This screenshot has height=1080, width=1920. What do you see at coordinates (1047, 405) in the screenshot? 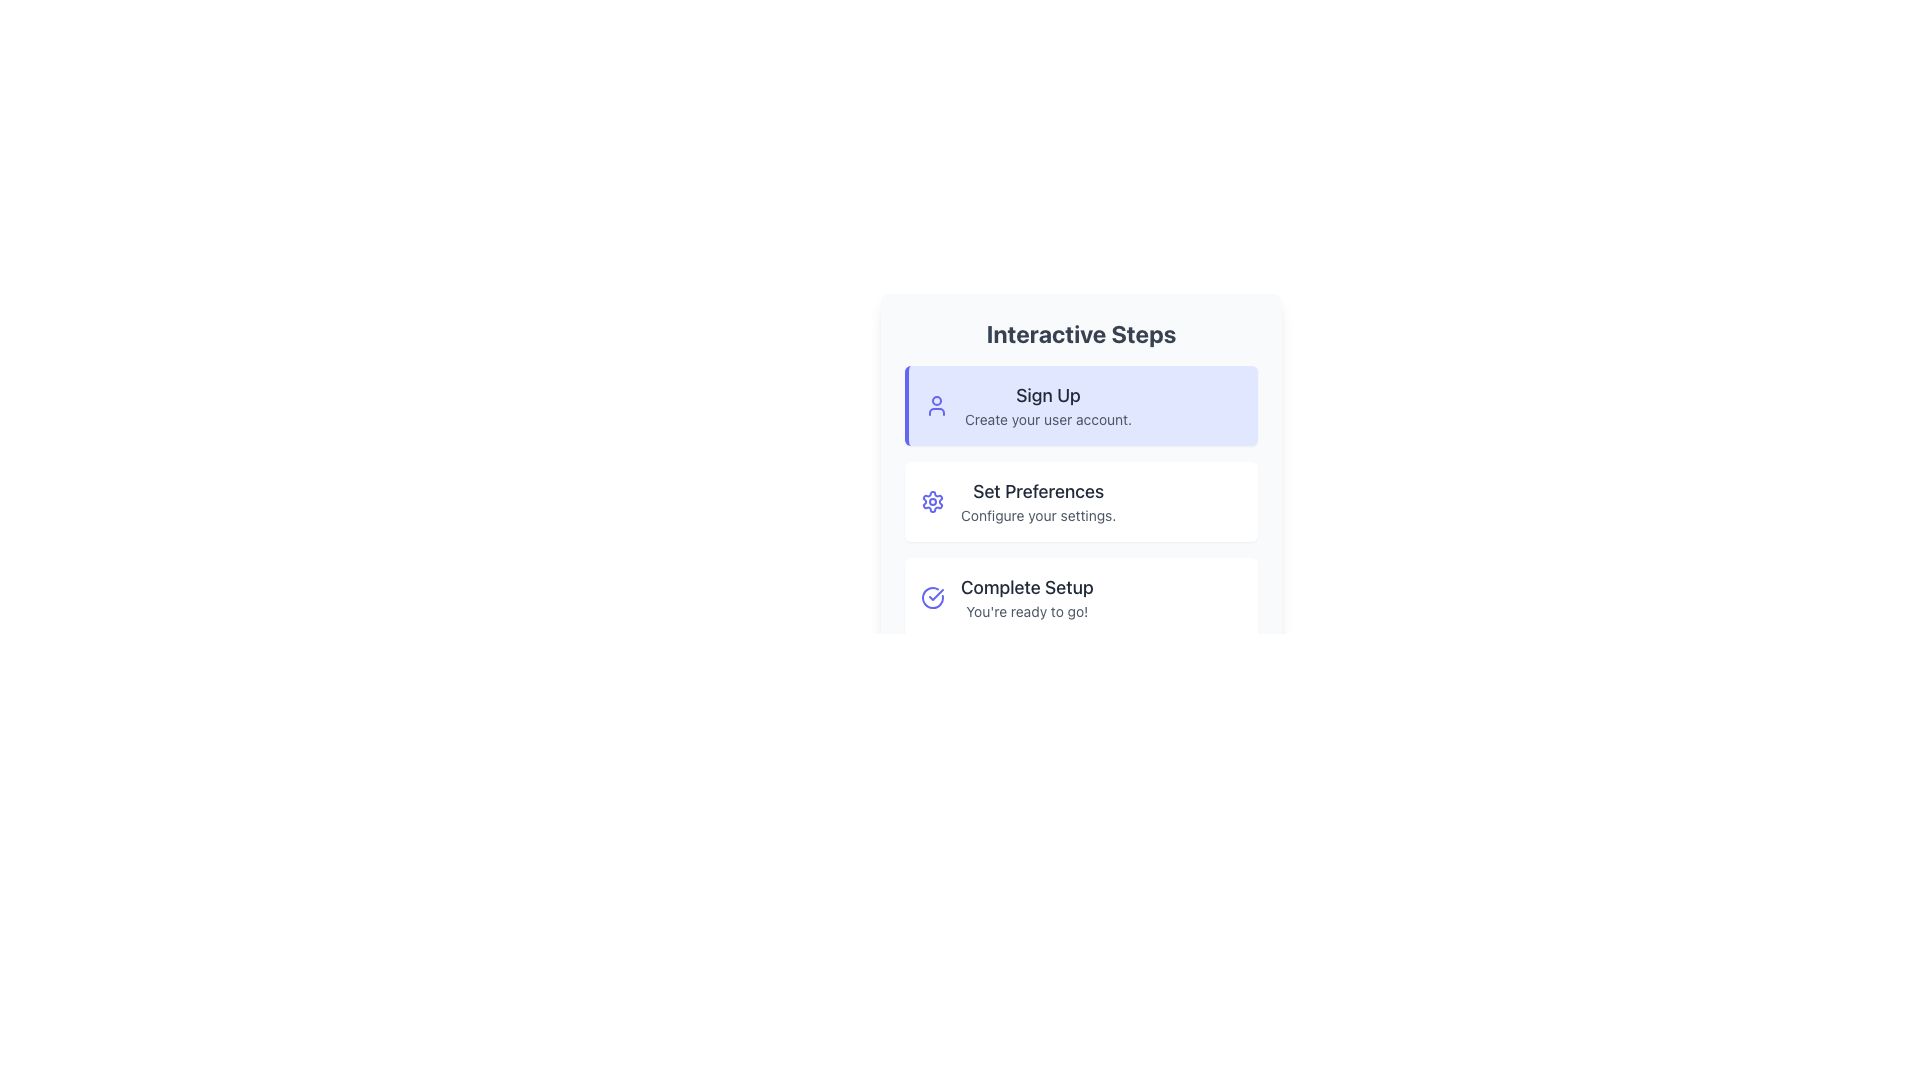
I see `text displayed in the Text Block, which includes 'Sign Up' in large bold font and 'Create your user account.' in smaller font, positioned near the top of the options list` at bounding box center [1047, 405].